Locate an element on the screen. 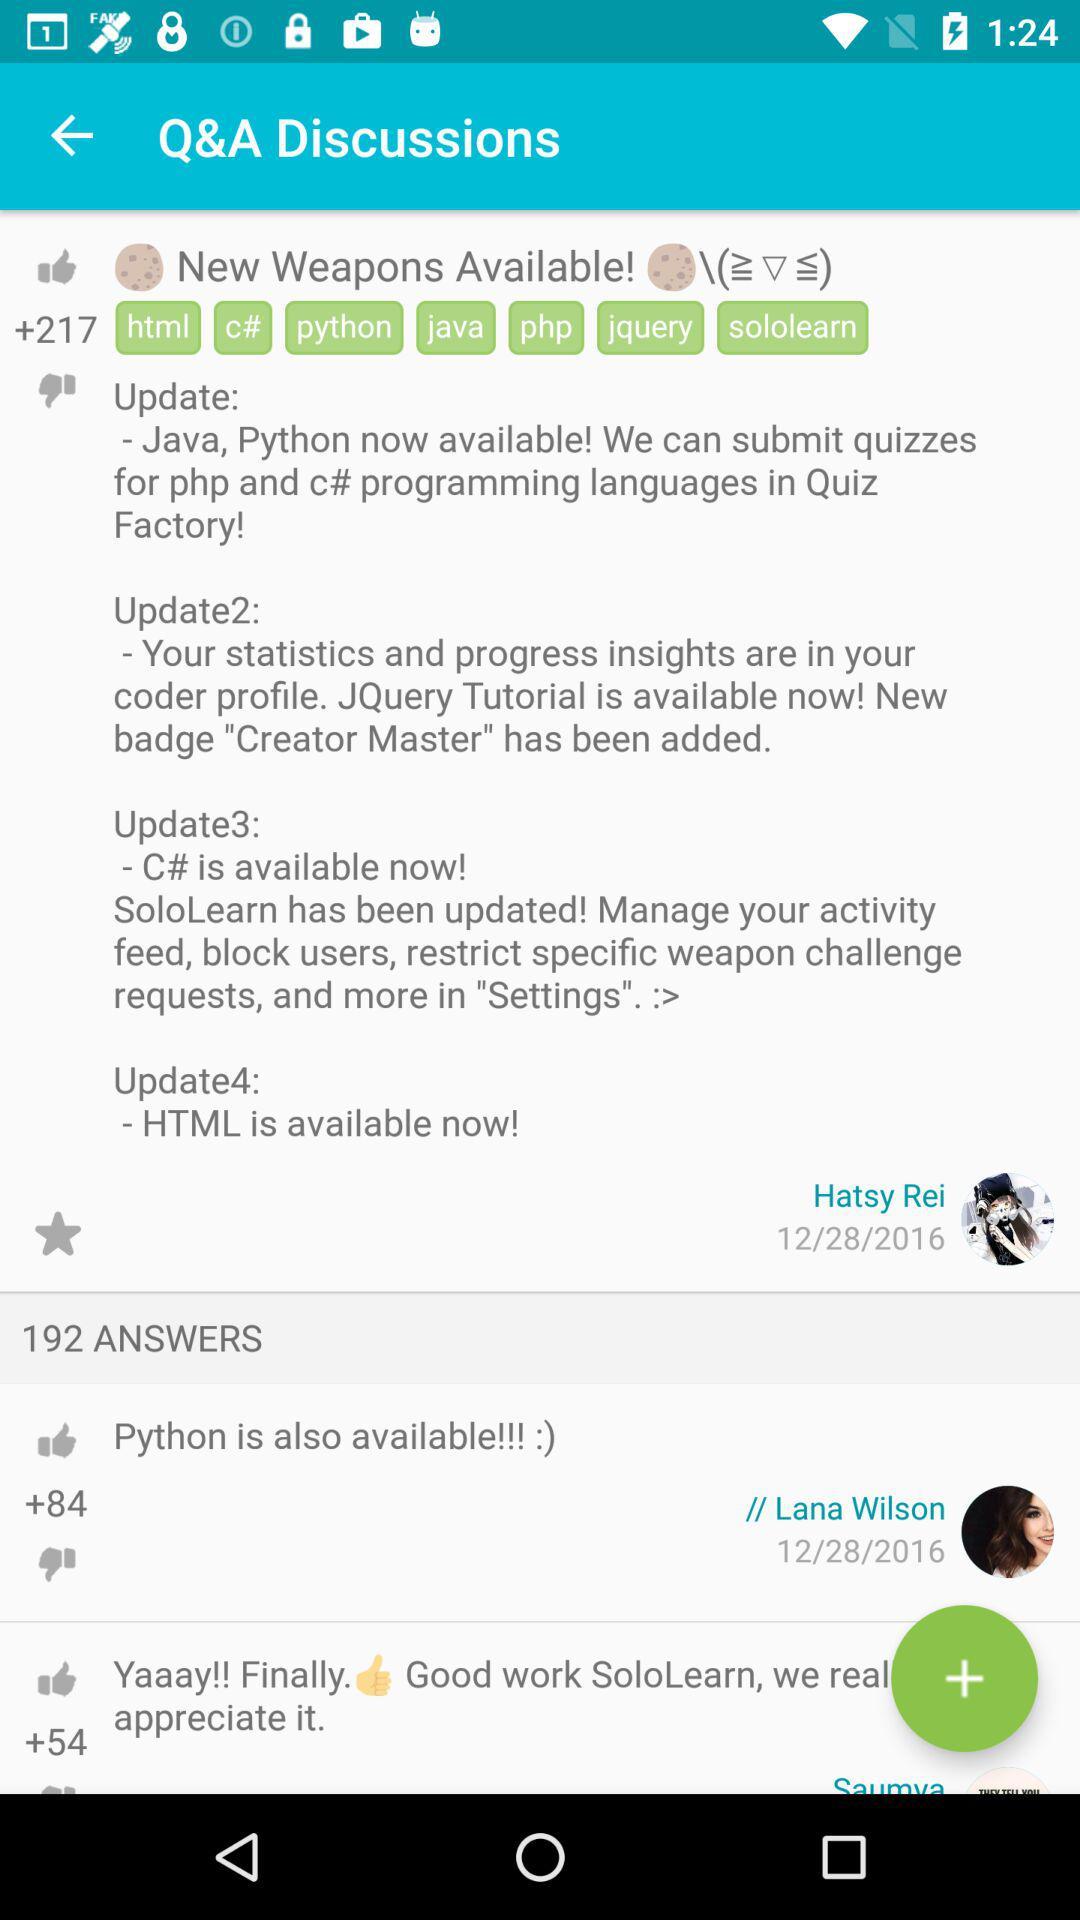 The height and width of the screenshot is (1920, 1080). like the discussion is located at coordinates (55, 265).